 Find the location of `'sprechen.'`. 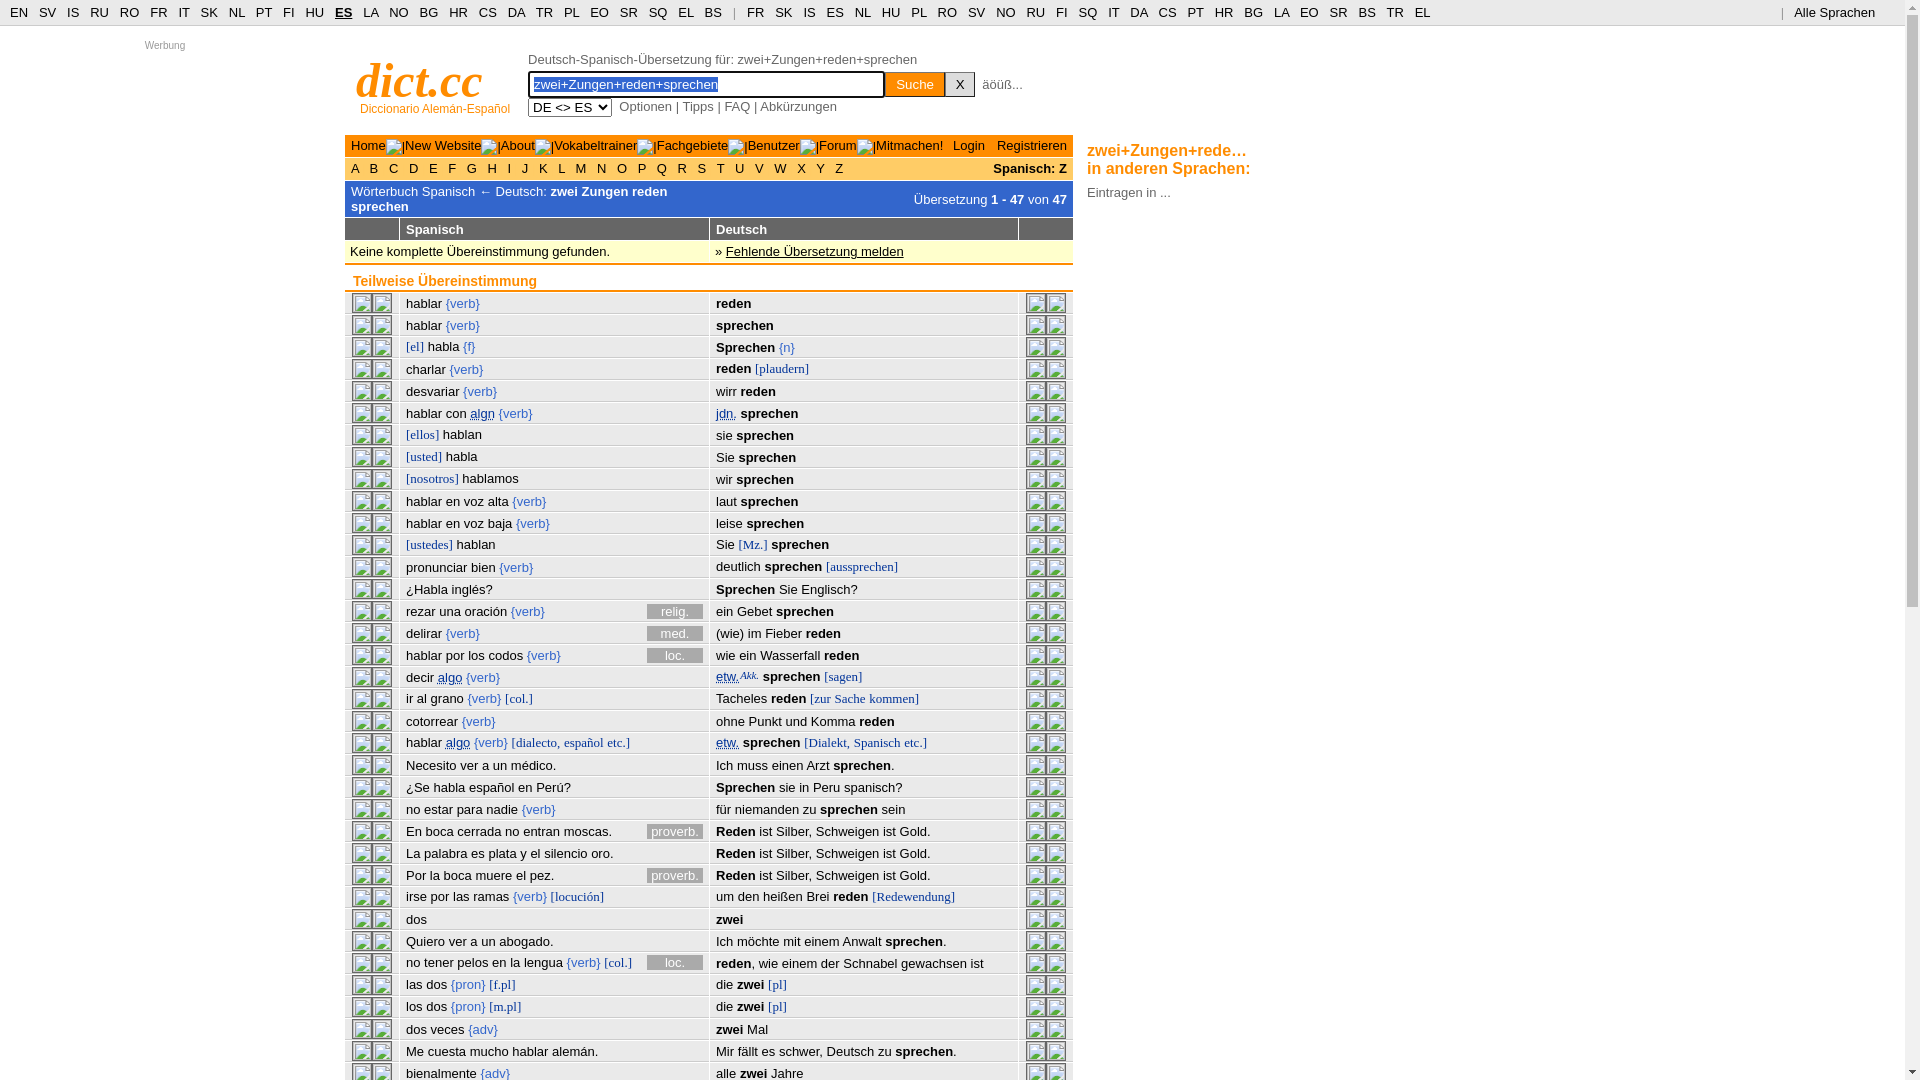

'sprechen.' is located at coordinates (883, 941).